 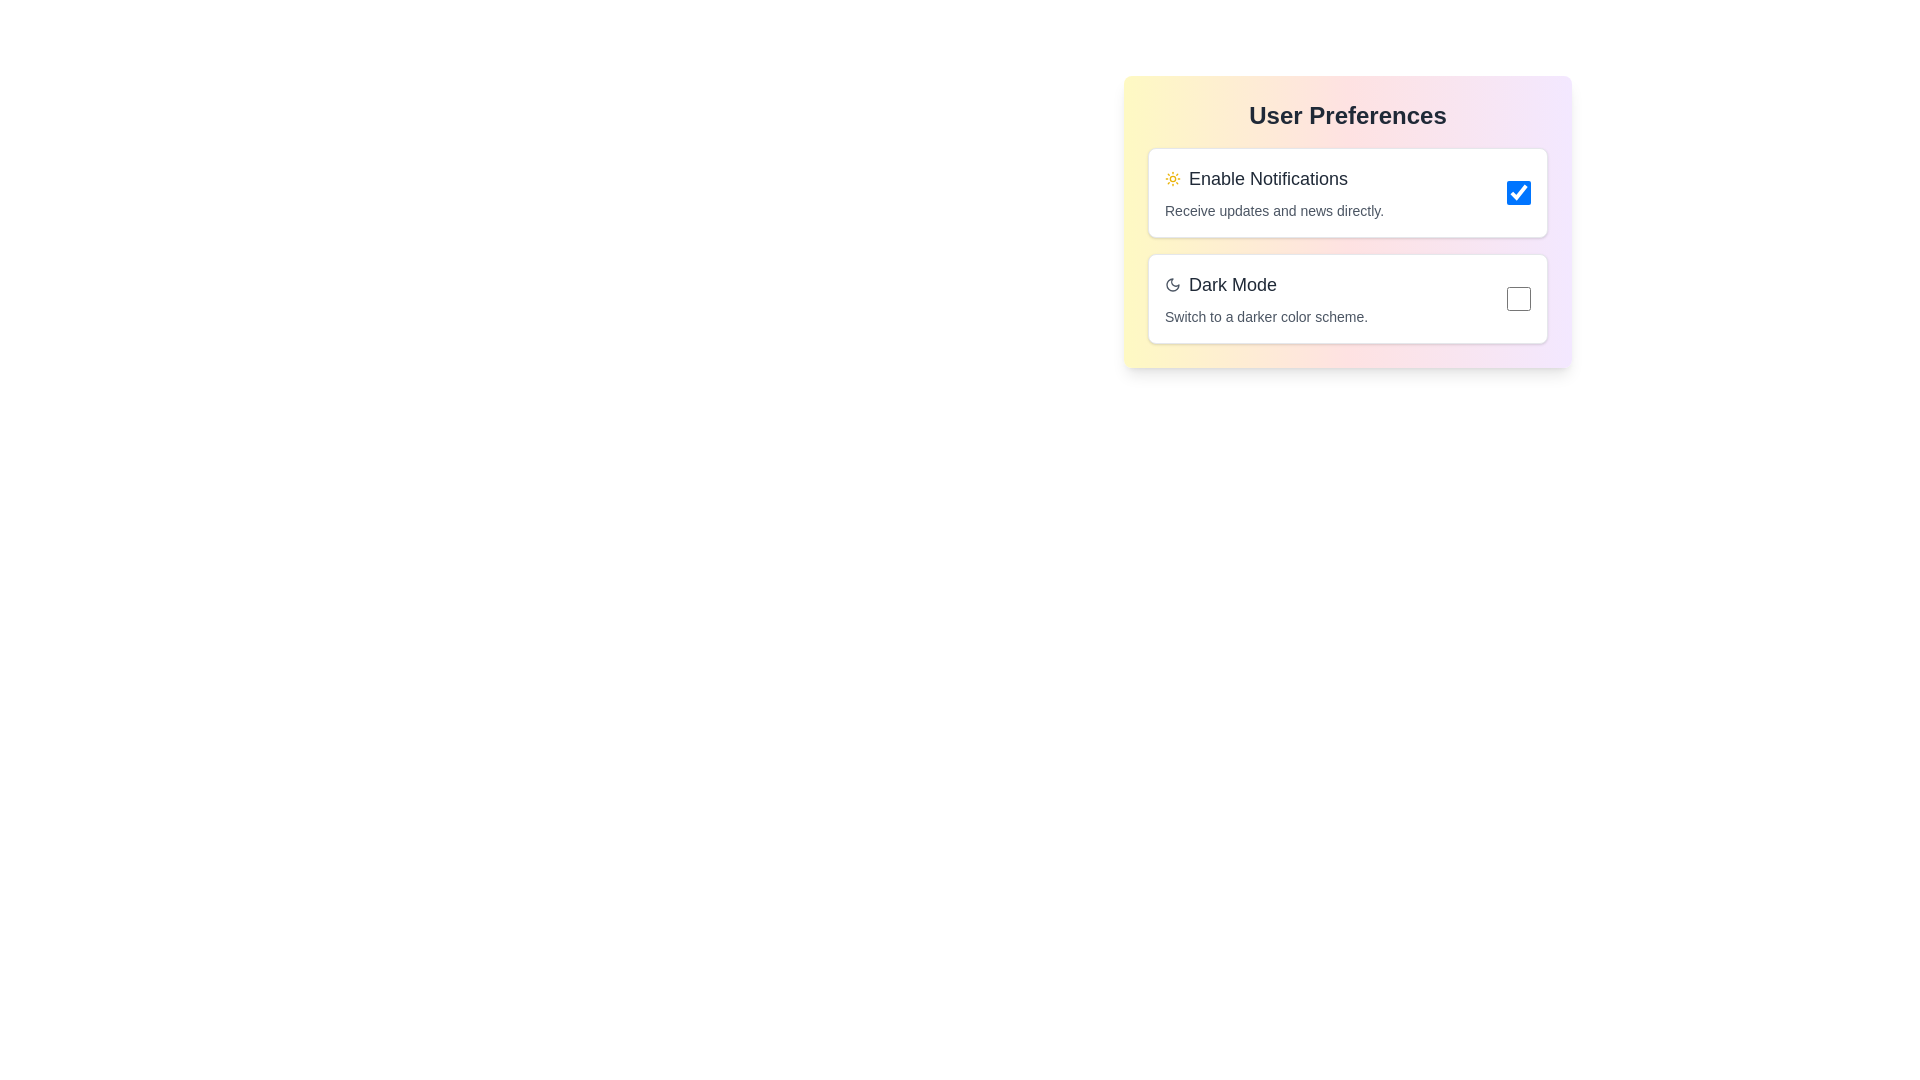 I want to click on the checkbox in the 'User Preferences' section, so click(x=1348, y=299).